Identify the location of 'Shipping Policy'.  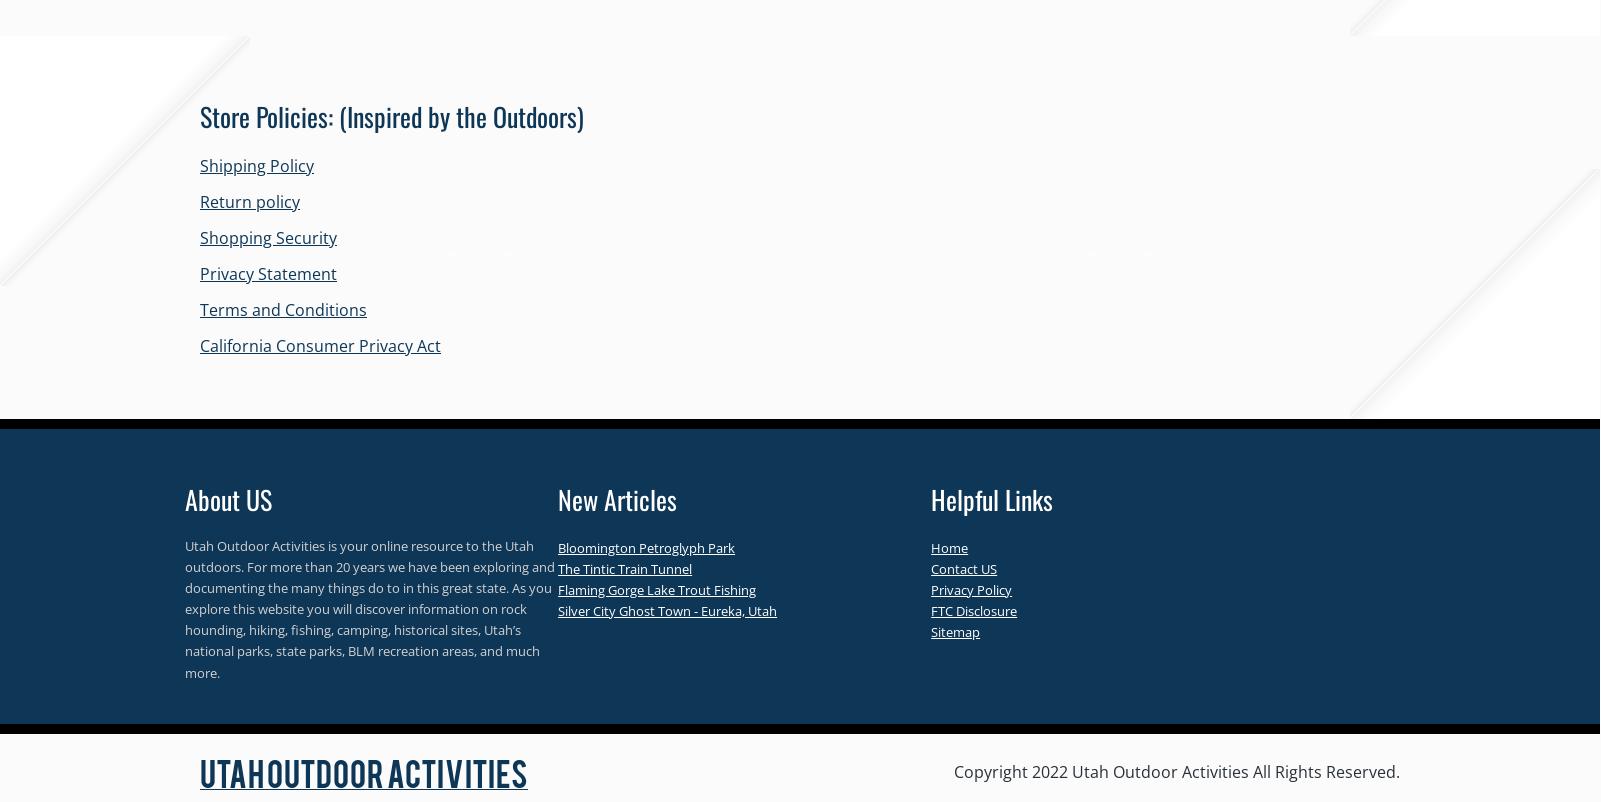
(256, 164).